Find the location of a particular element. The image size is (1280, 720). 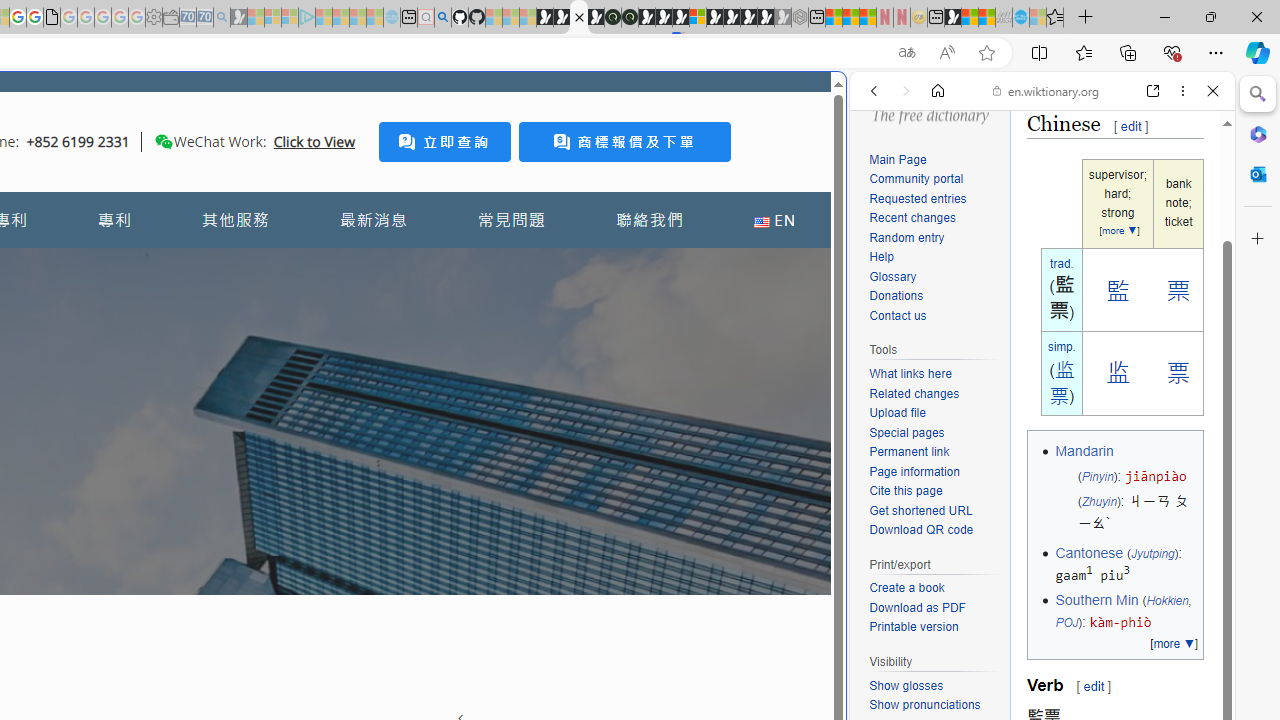

'Cantonese' is located at coordinates (1088, 552).